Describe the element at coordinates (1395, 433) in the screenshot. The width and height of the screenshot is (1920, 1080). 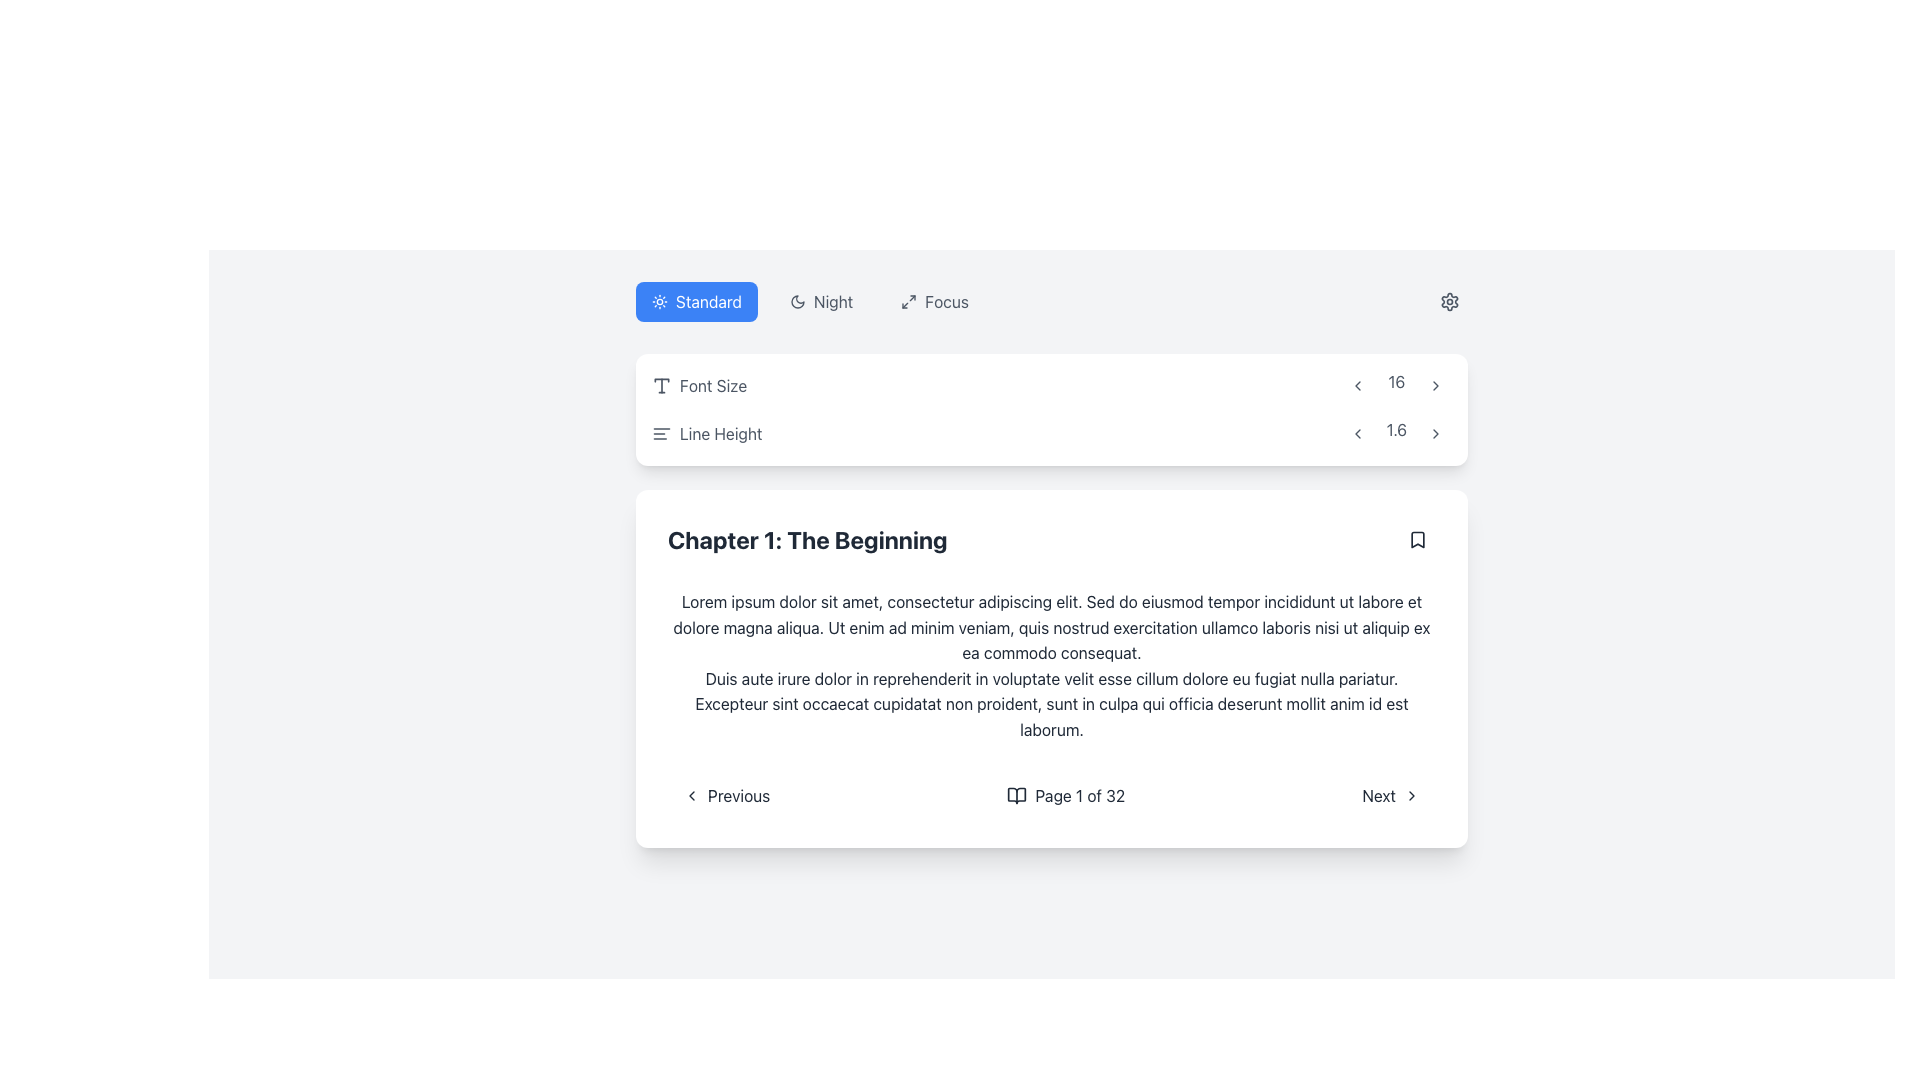
I see `the numeric text '1.6' in the 'Line Height' control area, which is positioned between the left arrow button ('<') and the right arrow button ('>')` at that location.